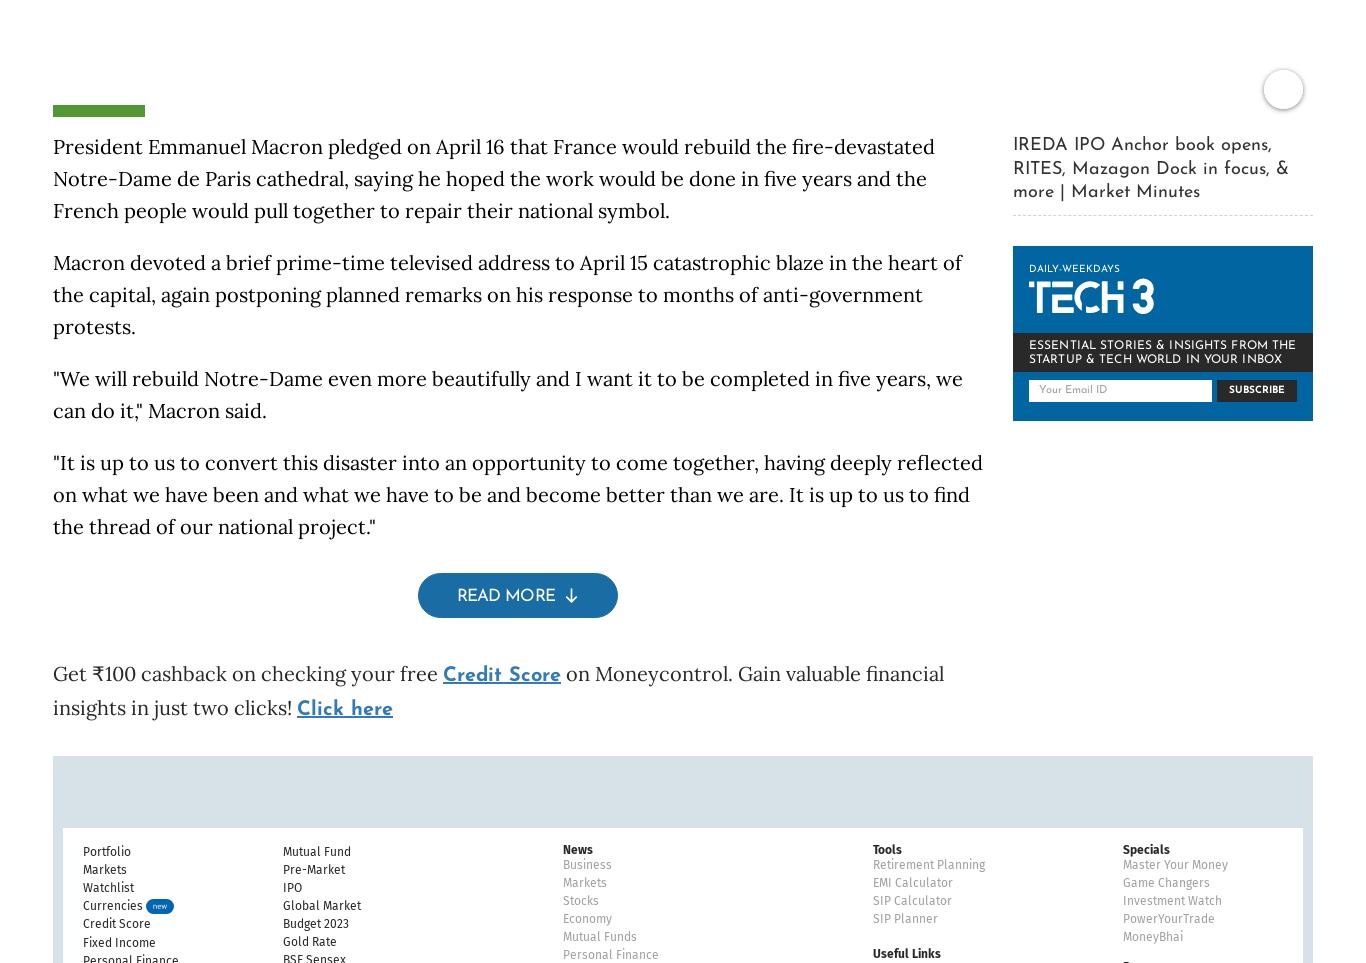 The width and height of the screenshot is (1366, 963). I want to click on 'DAILY-WEEKDAYS', so click(1028, 240).